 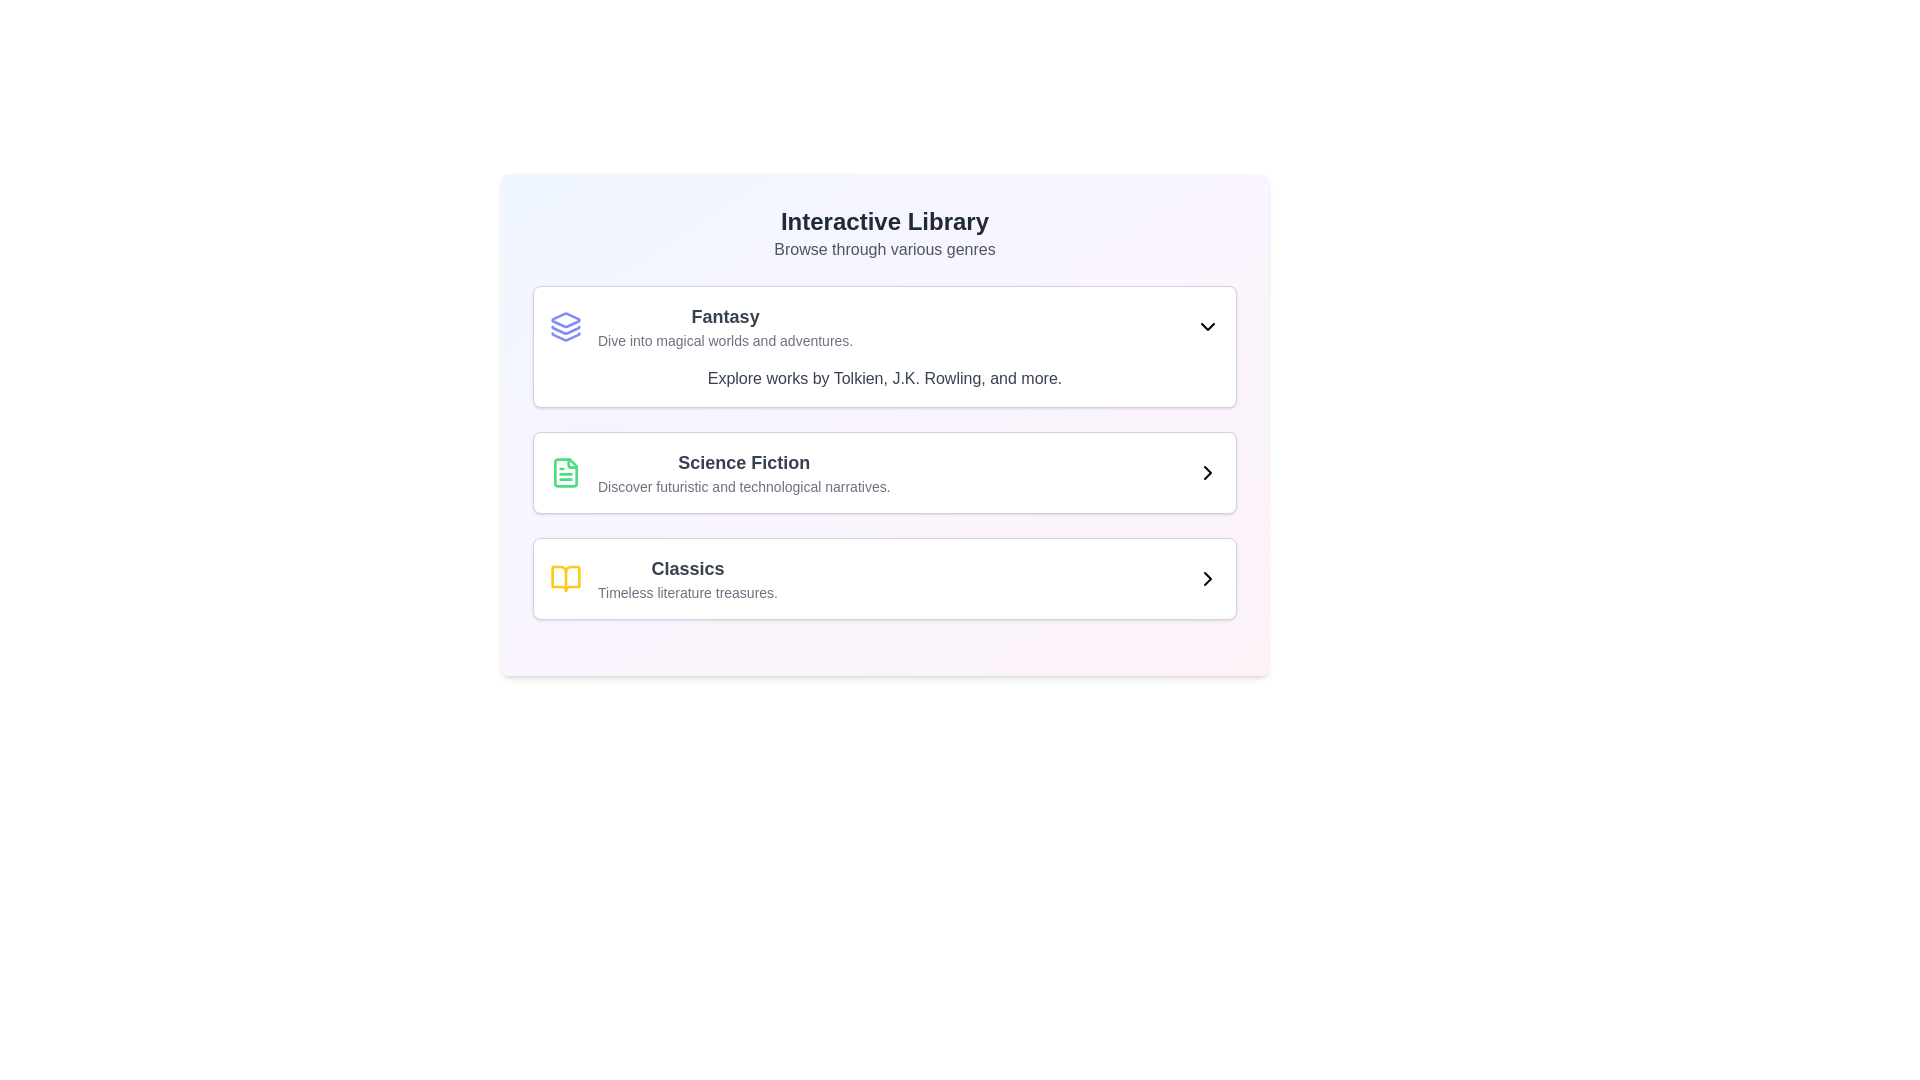 I want to click on the 'Classics' section icon, which is part of the interface indicating literature or books, located near the bottom of the 'Interactive Library' menu, so click(x=565, y=578).